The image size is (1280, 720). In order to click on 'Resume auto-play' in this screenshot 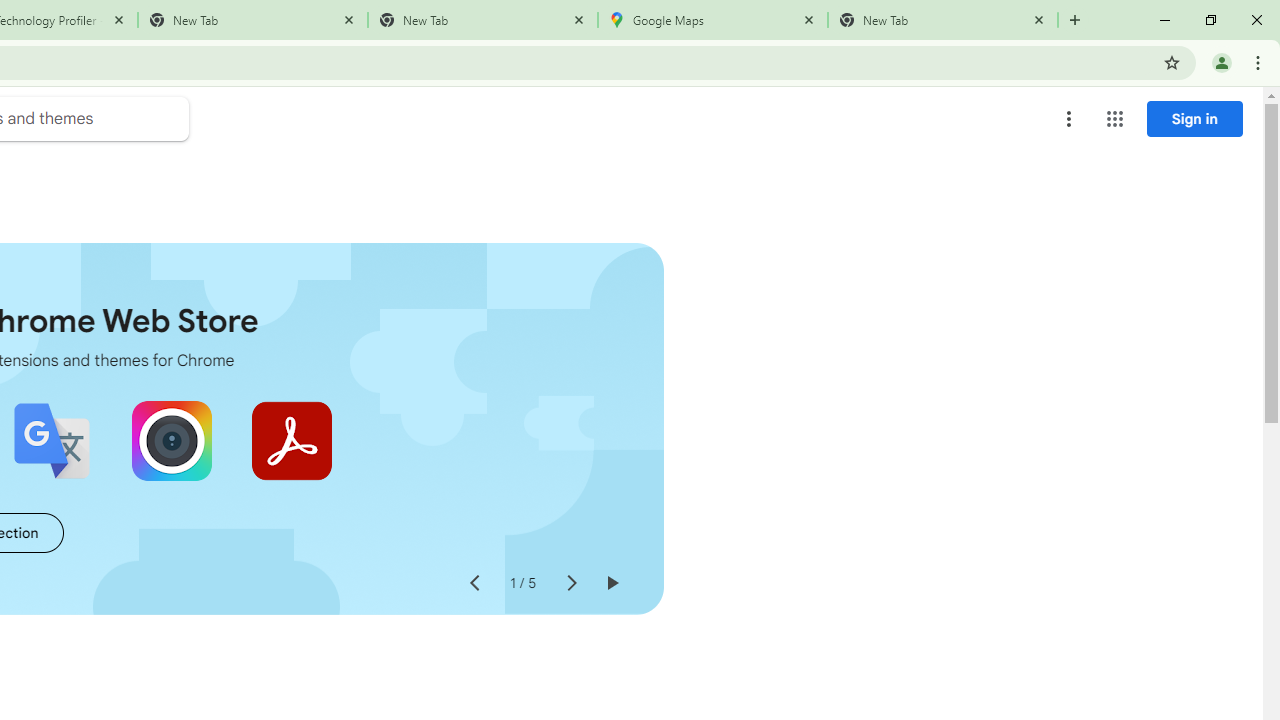, I will do `click(610, 583)`.